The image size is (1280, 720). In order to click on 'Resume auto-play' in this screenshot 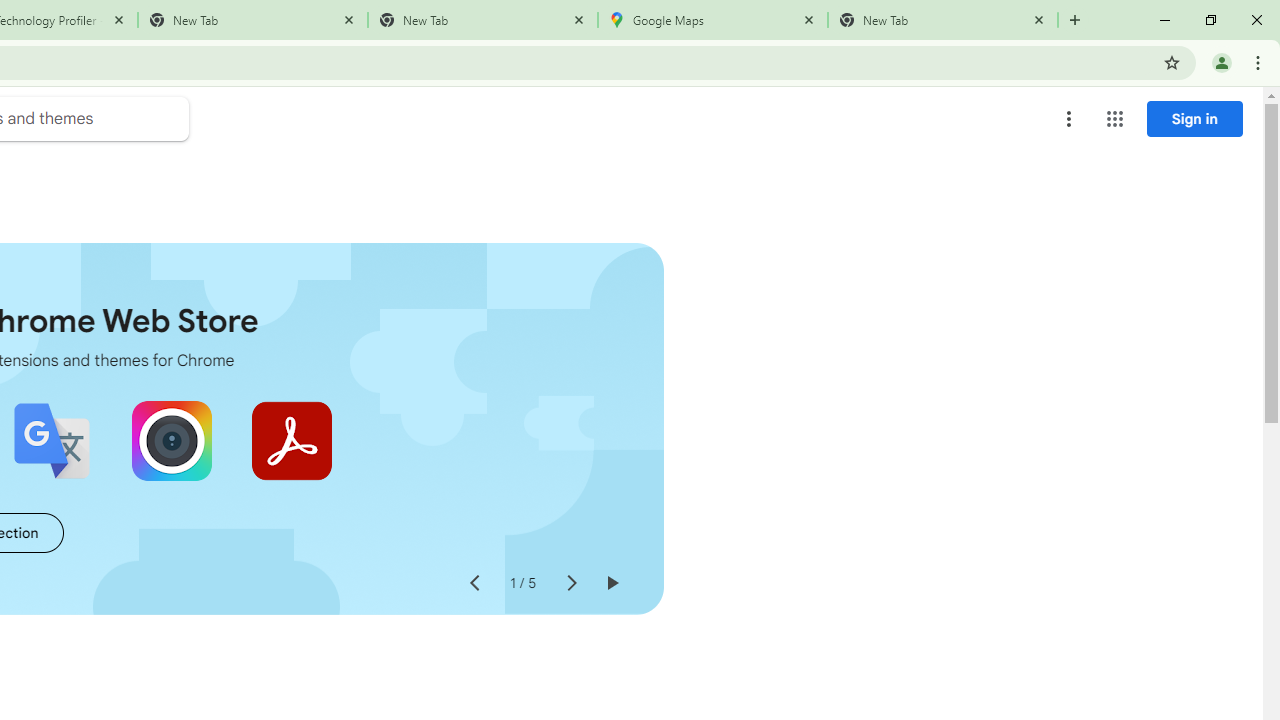, I will do `click(610, 583)`.